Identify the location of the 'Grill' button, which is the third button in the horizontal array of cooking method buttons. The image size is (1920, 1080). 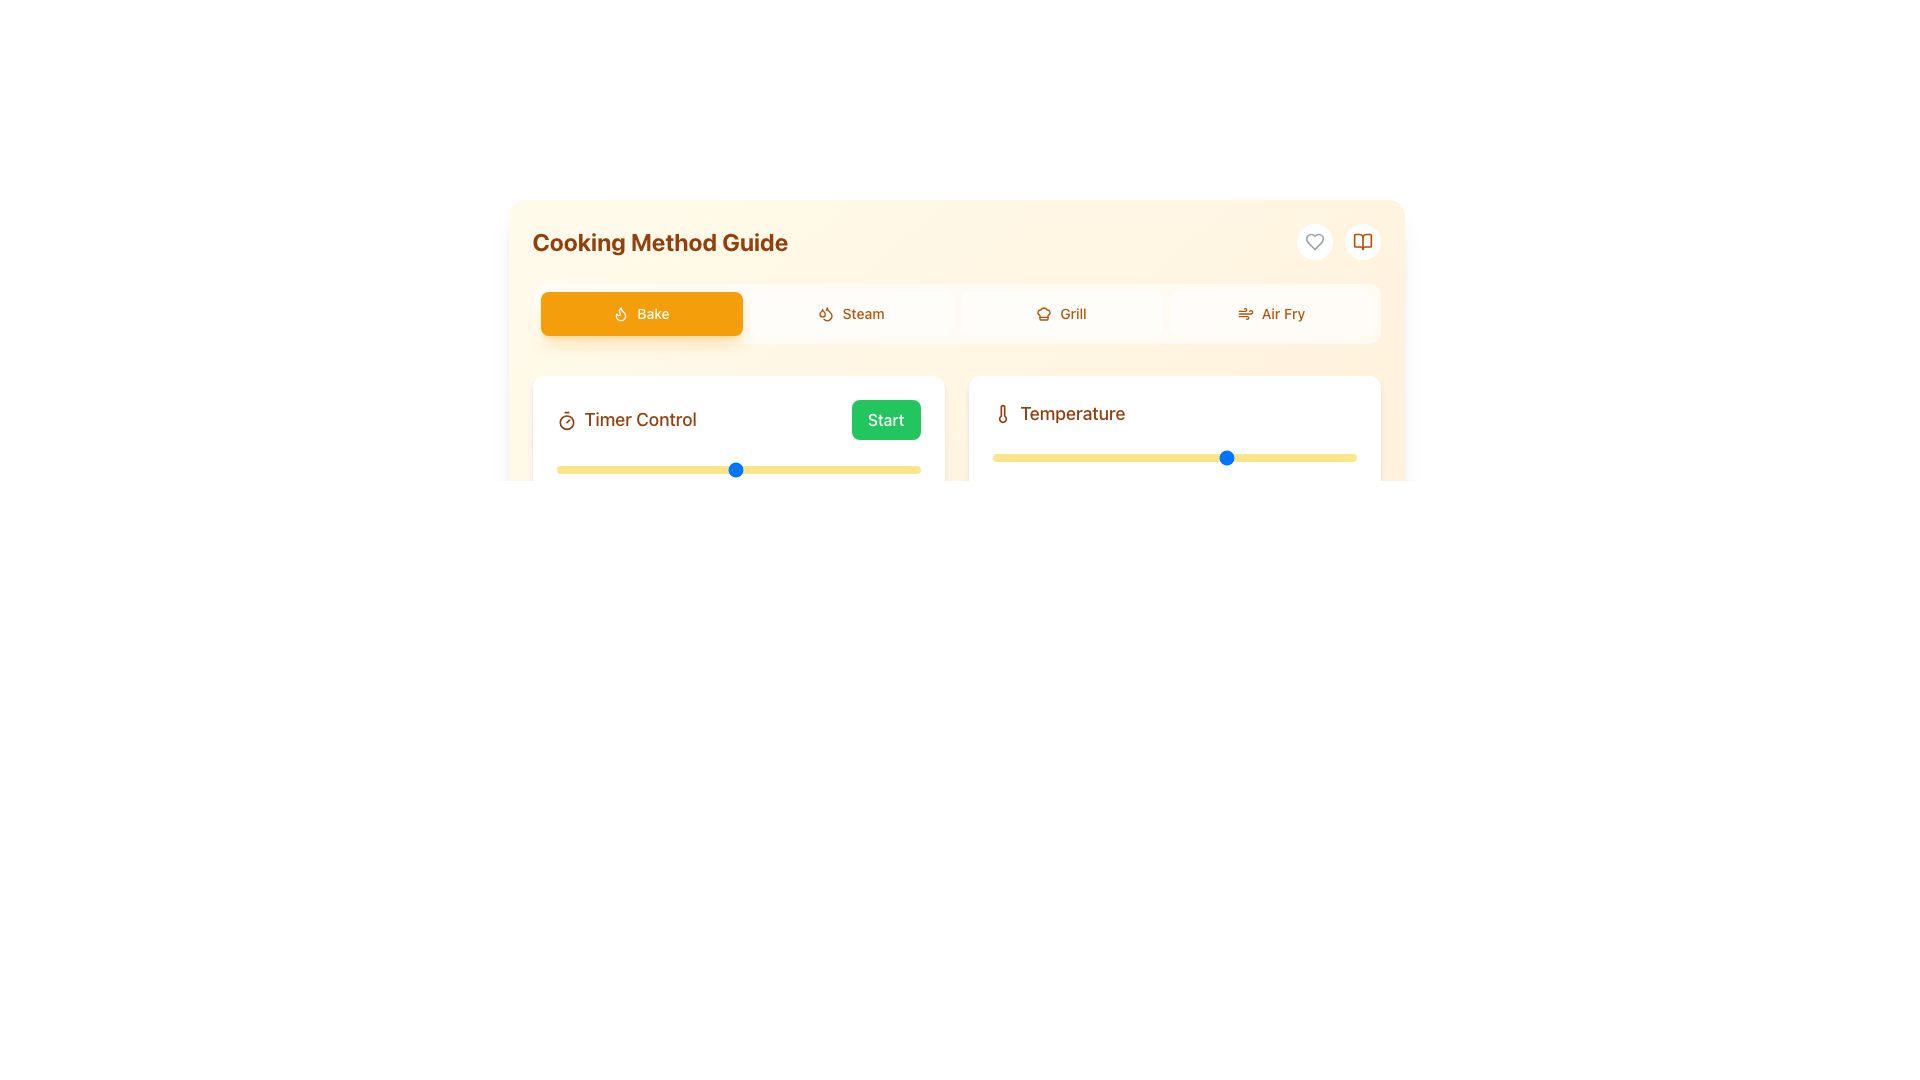
(1060, 313).